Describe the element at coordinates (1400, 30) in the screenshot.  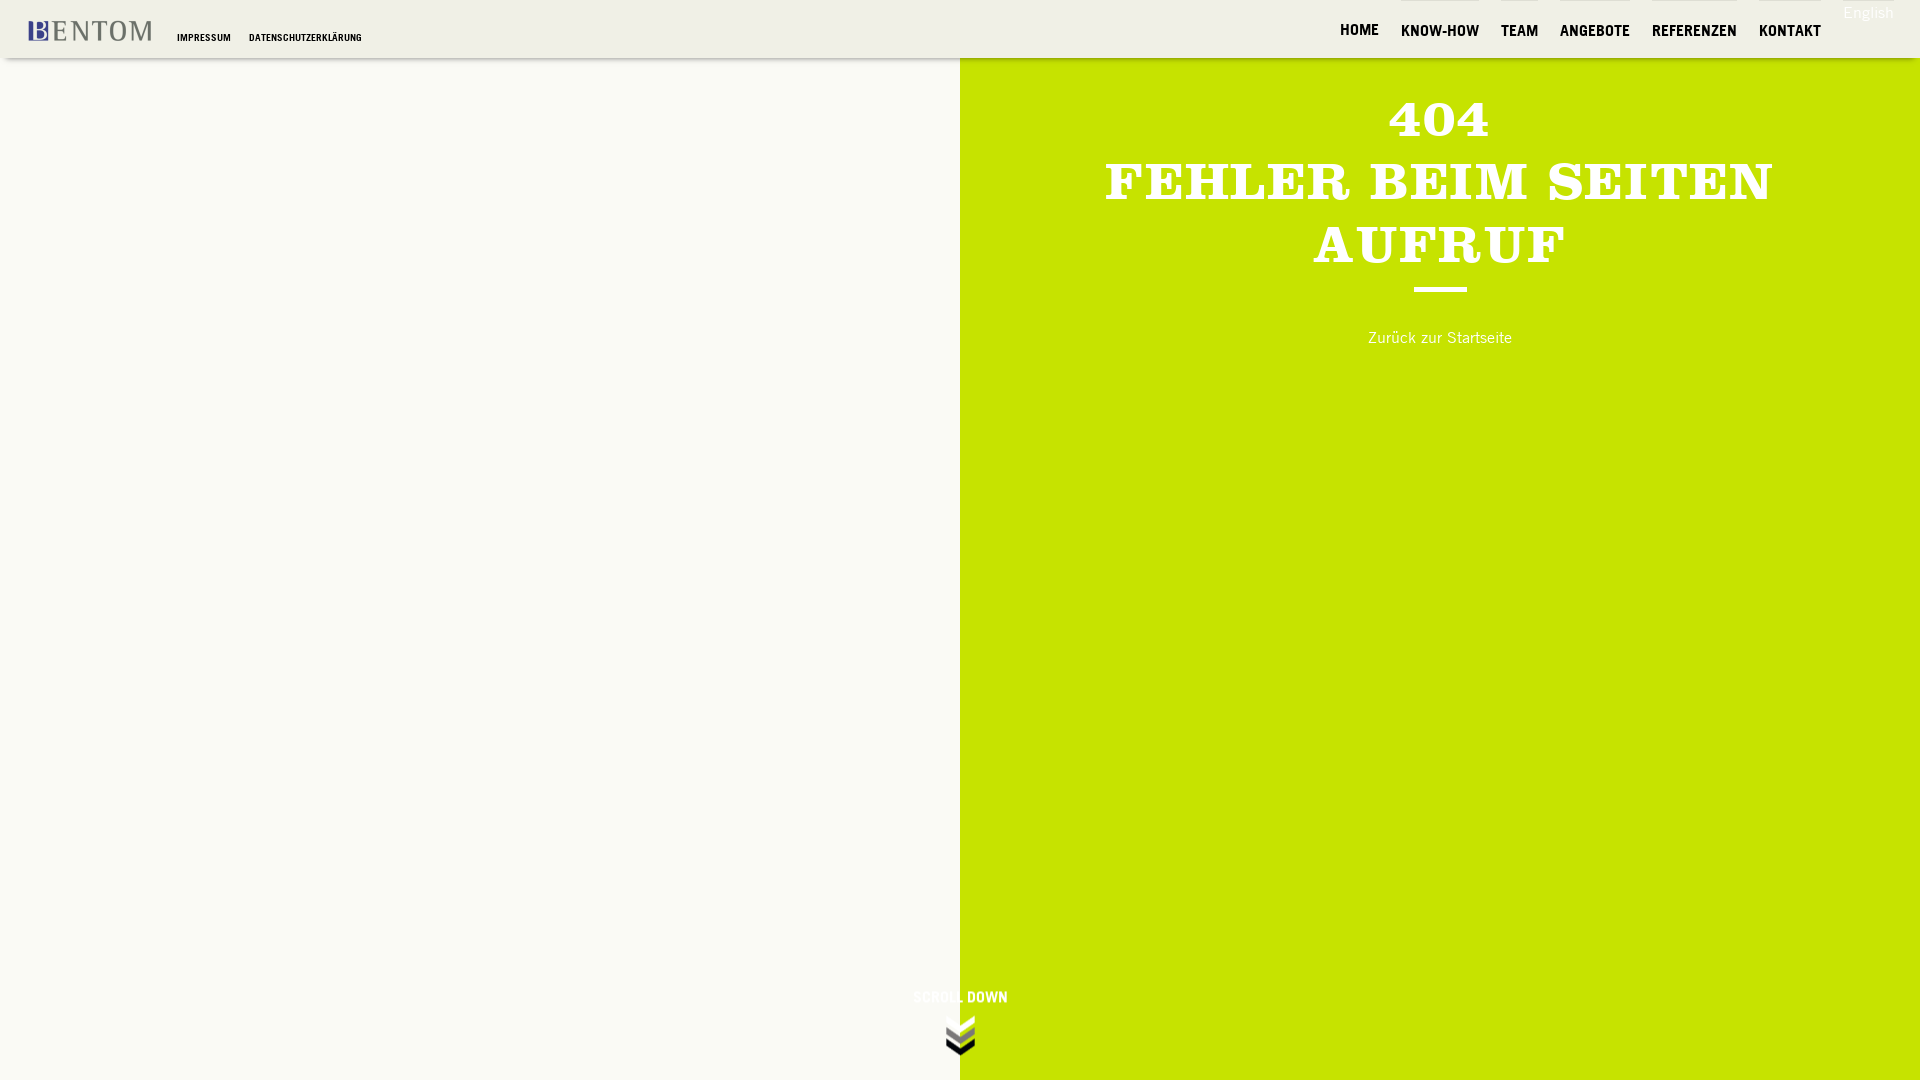
I see `'KNOW-HOW'` at that location.